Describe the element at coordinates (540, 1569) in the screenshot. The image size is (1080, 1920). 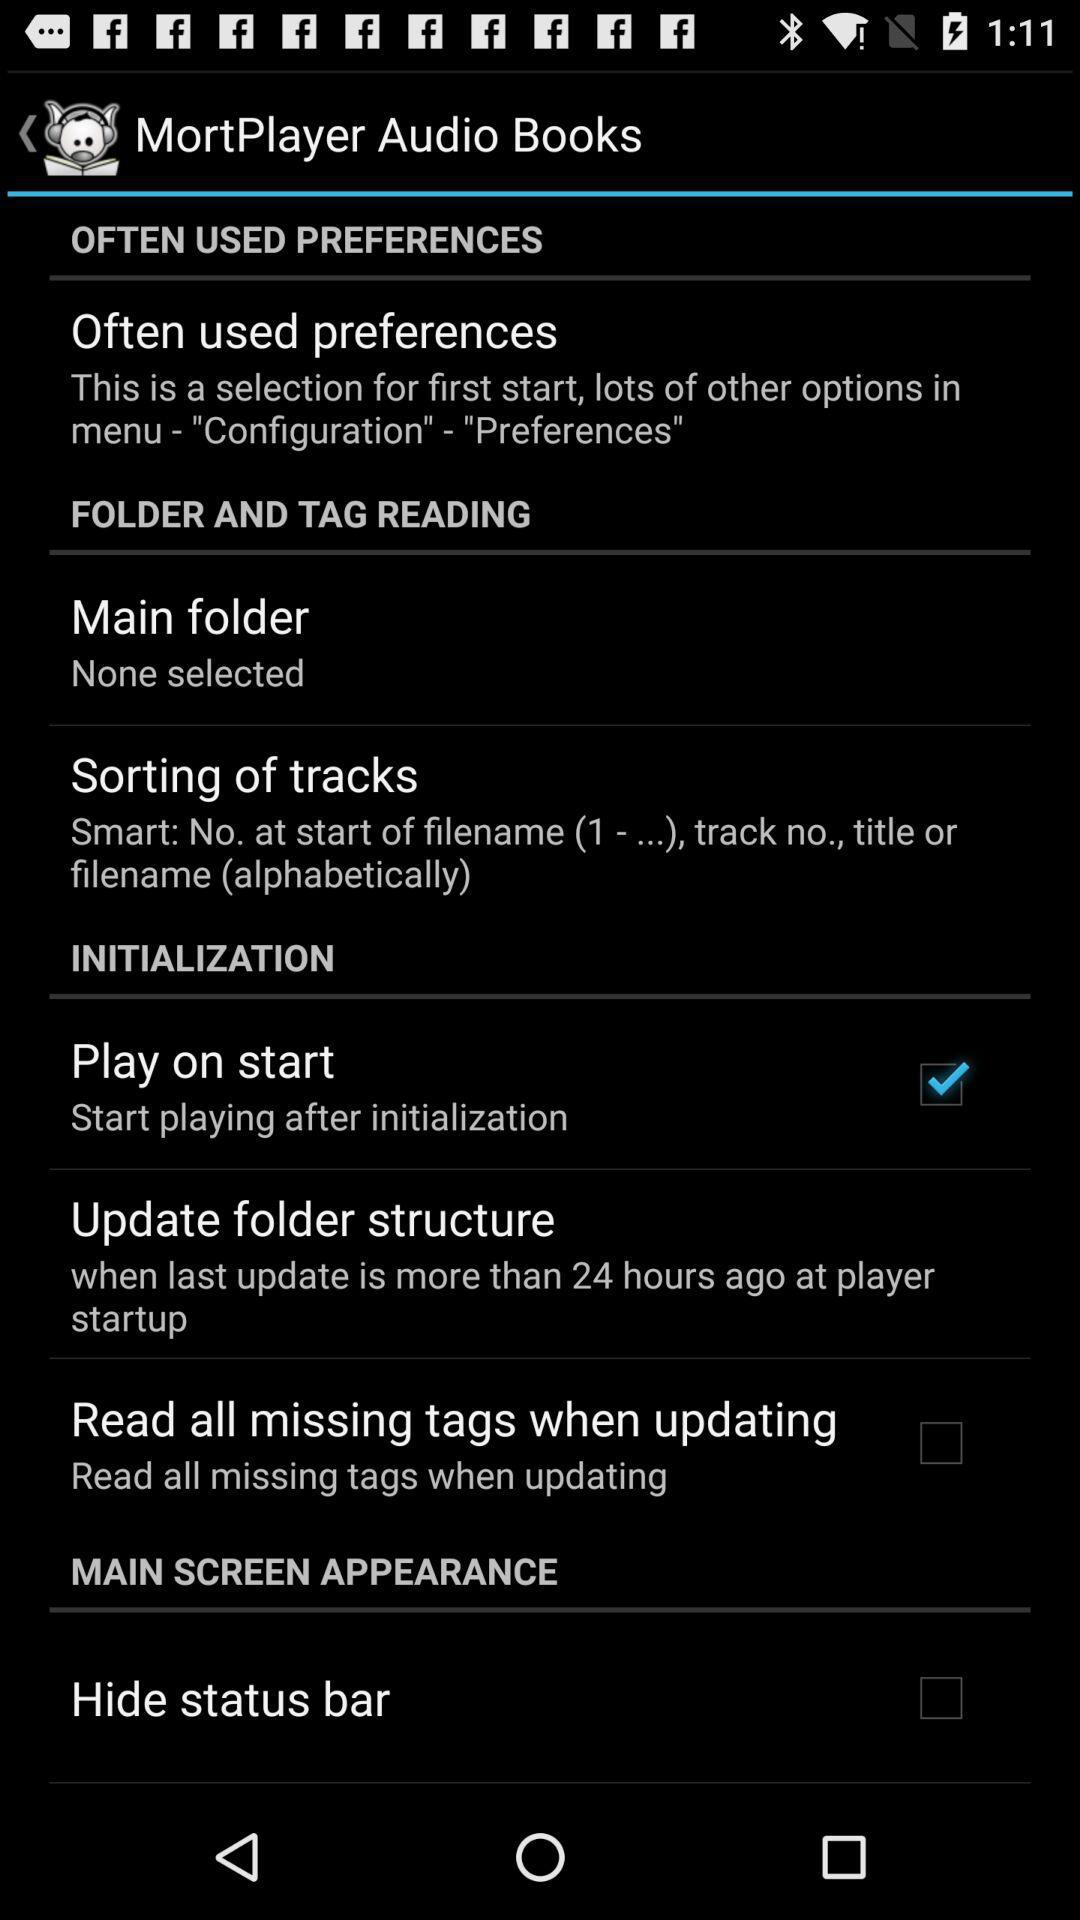
I see `the icon below read all missing item` at that location.